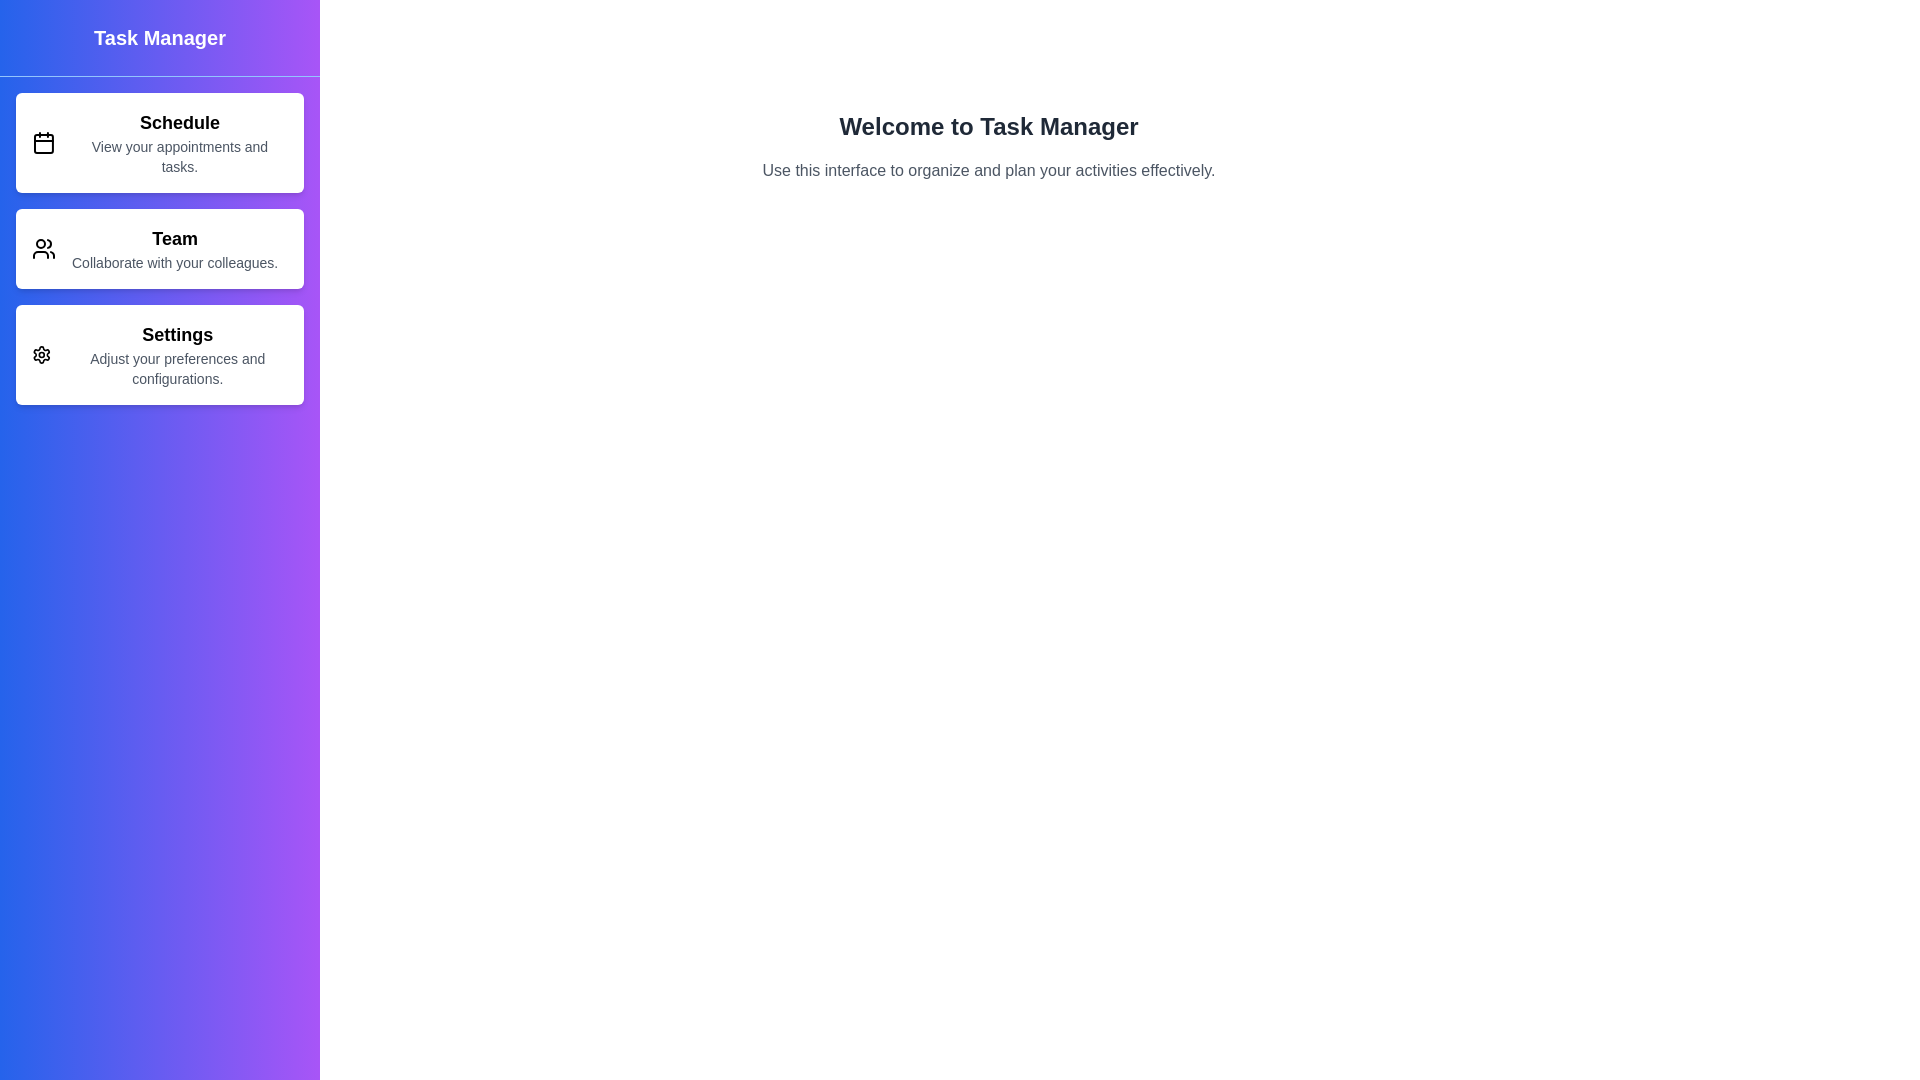  What do you see at coordinates (158, 141) in the screenshot?
I see `the menu item Schedule to navigate to its respective section` at bounding box center [158, 141].